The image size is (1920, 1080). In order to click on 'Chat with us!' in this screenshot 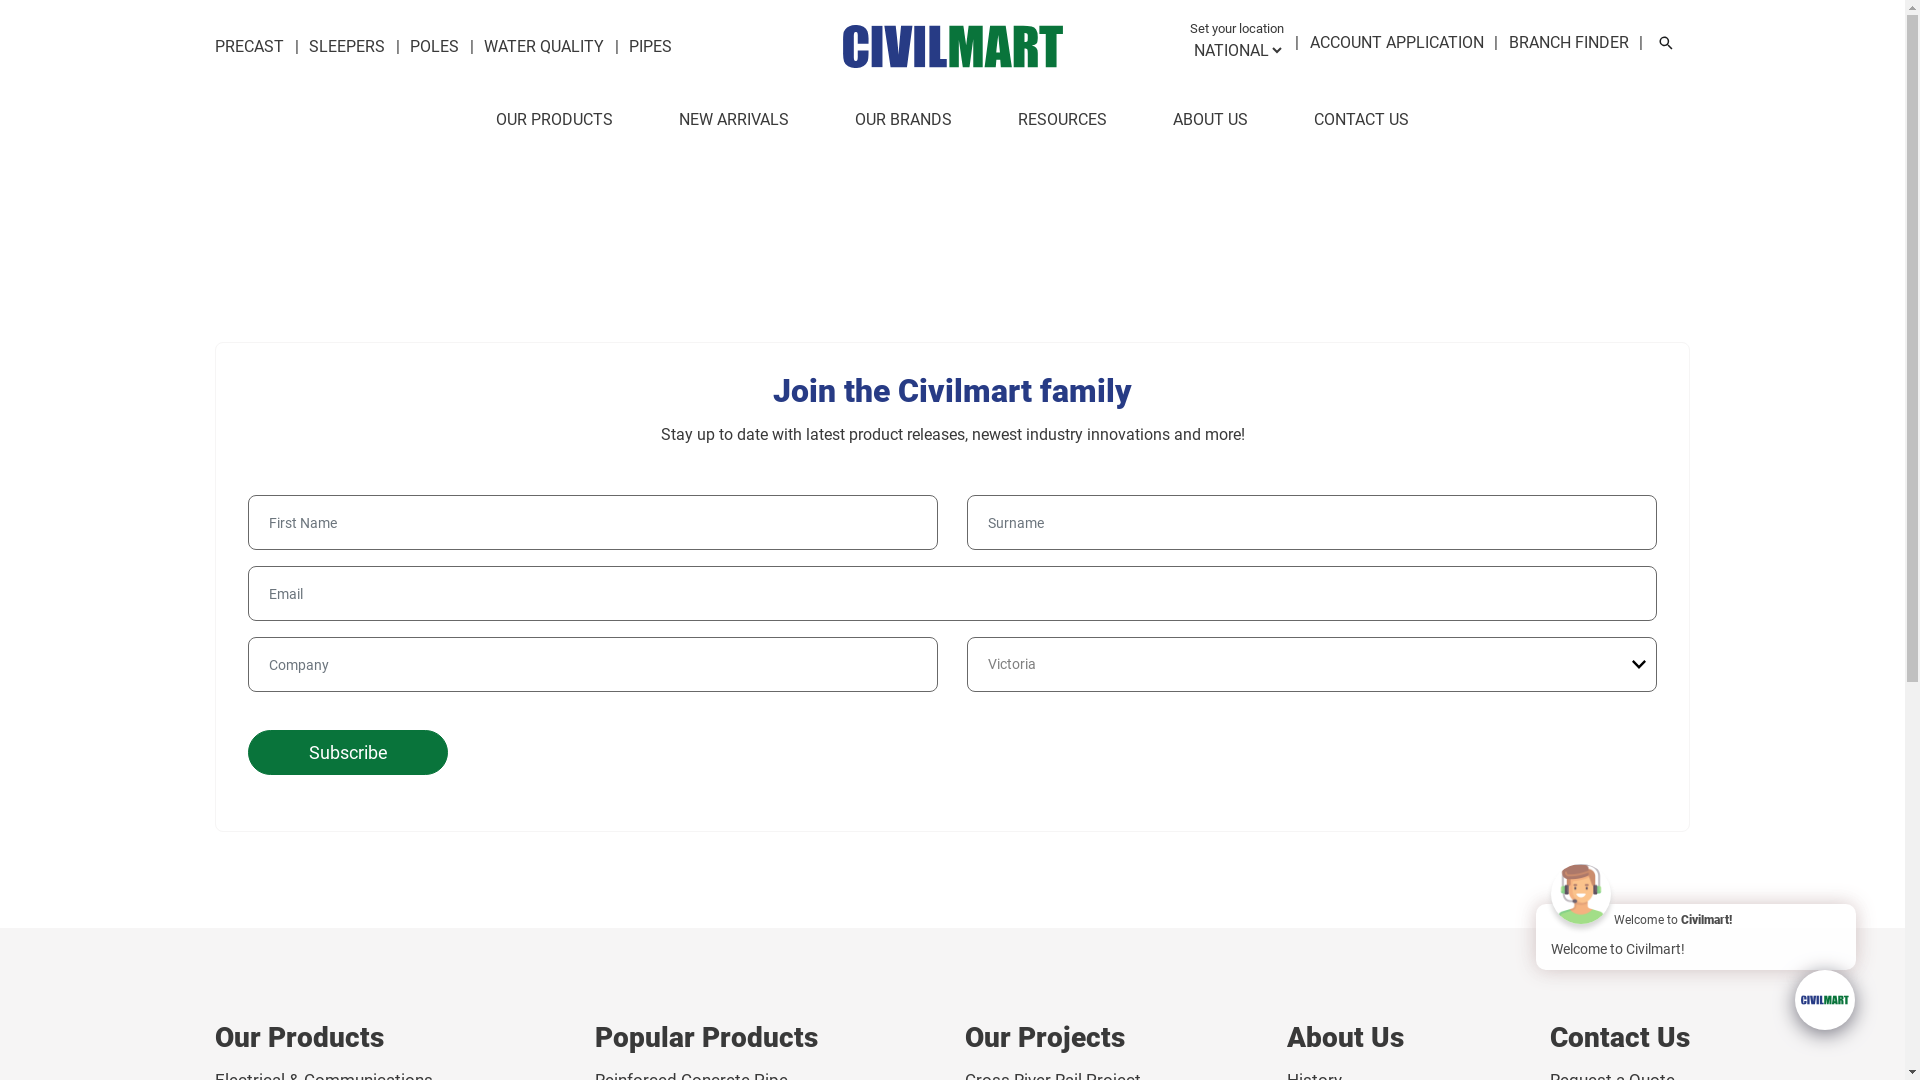, I will do `click(1824, 999)`.